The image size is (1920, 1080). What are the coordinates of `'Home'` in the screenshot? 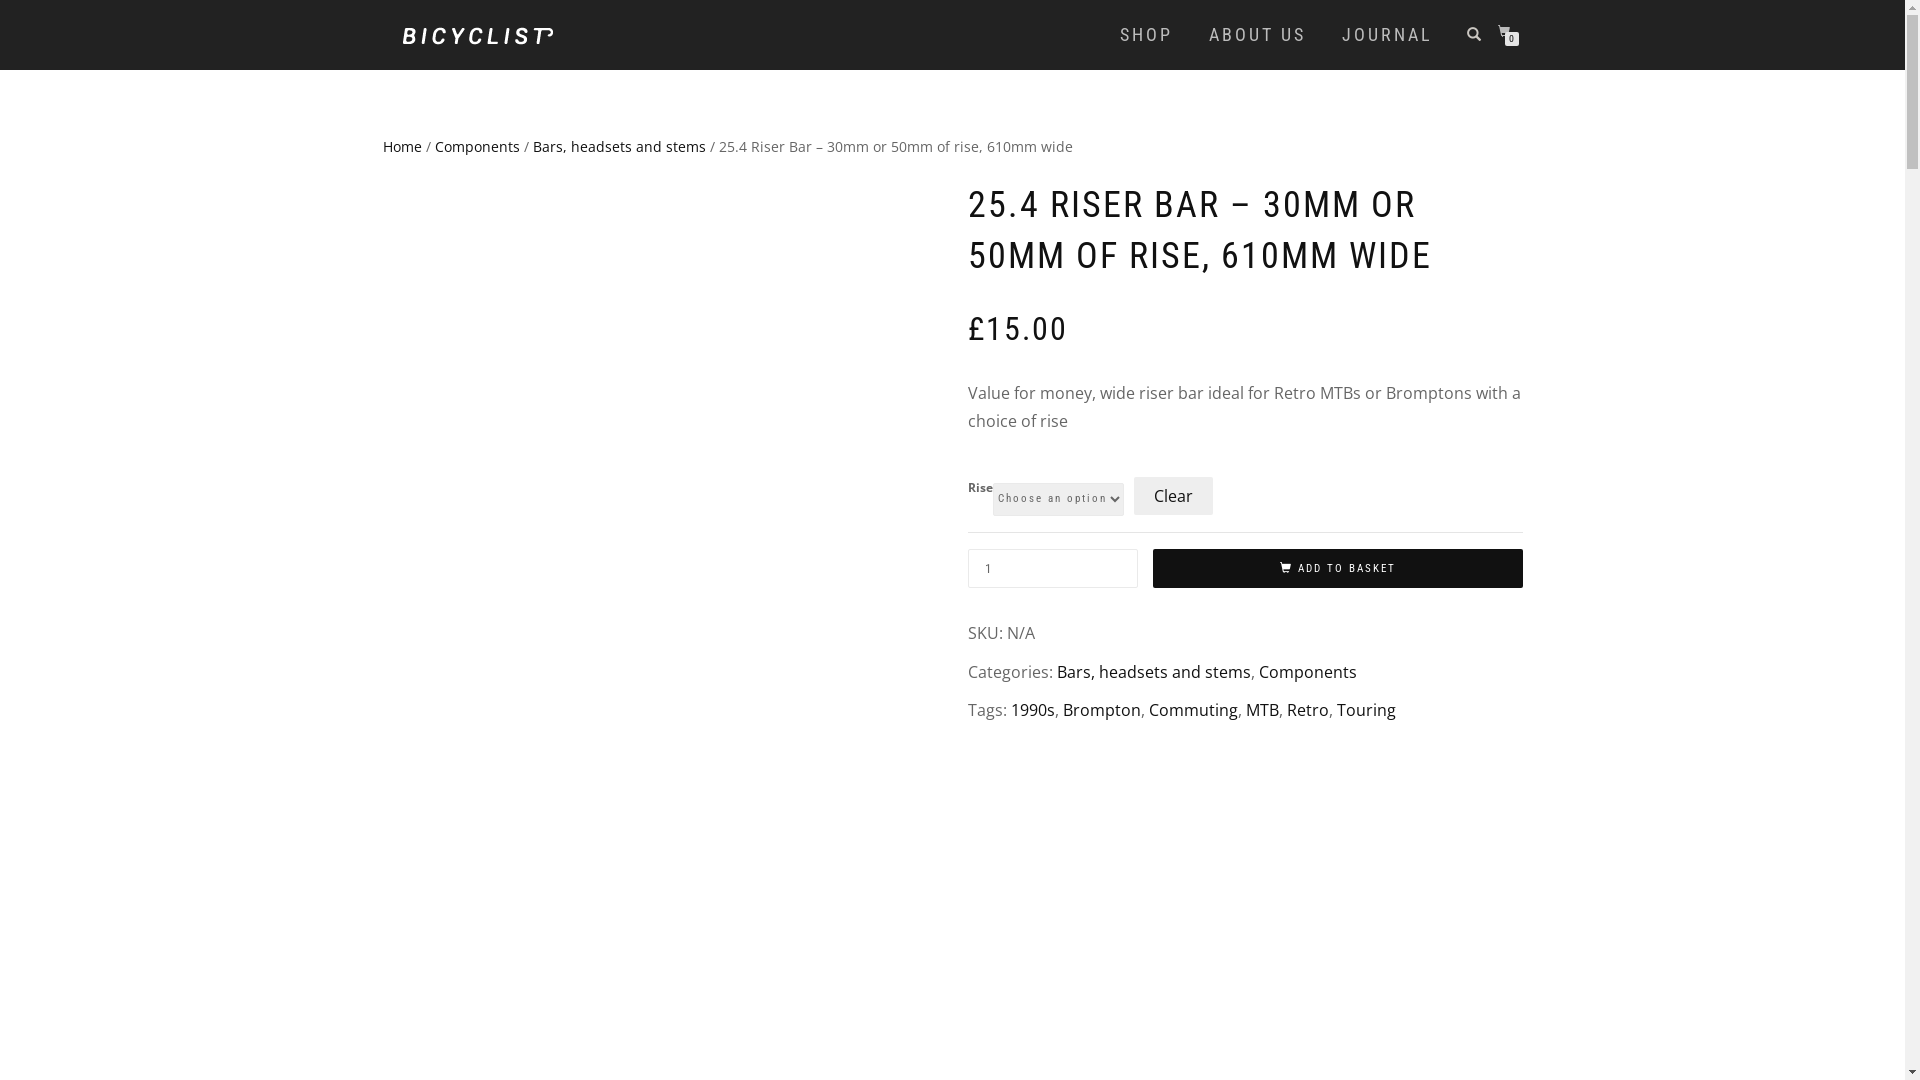 It's located at (382, 145).